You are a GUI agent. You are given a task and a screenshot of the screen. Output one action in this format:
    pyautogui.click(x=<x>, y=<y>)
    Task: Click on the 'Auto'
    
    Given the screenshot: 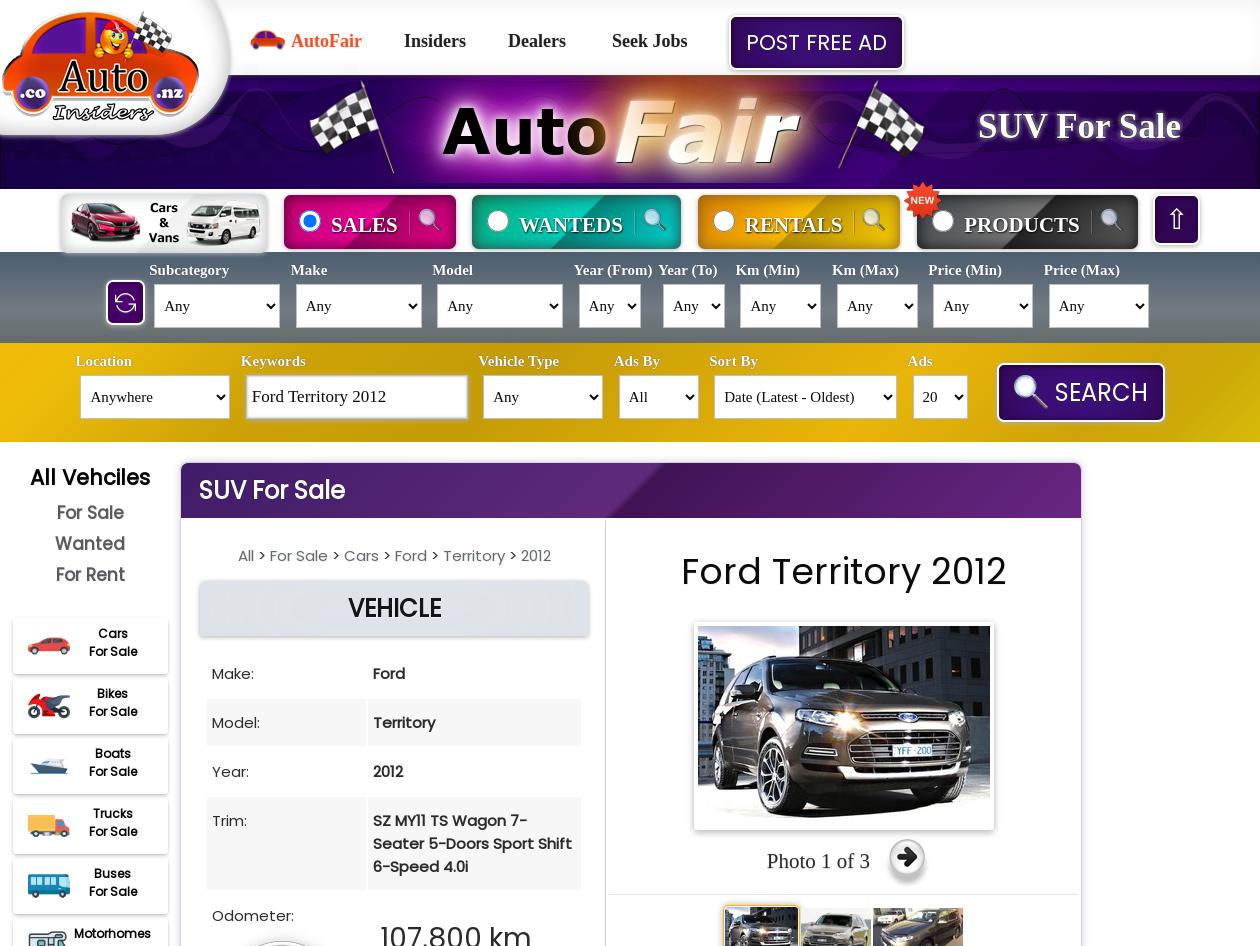 What is the action you would take?
    pyautogui.click(x=525, y=128)
    